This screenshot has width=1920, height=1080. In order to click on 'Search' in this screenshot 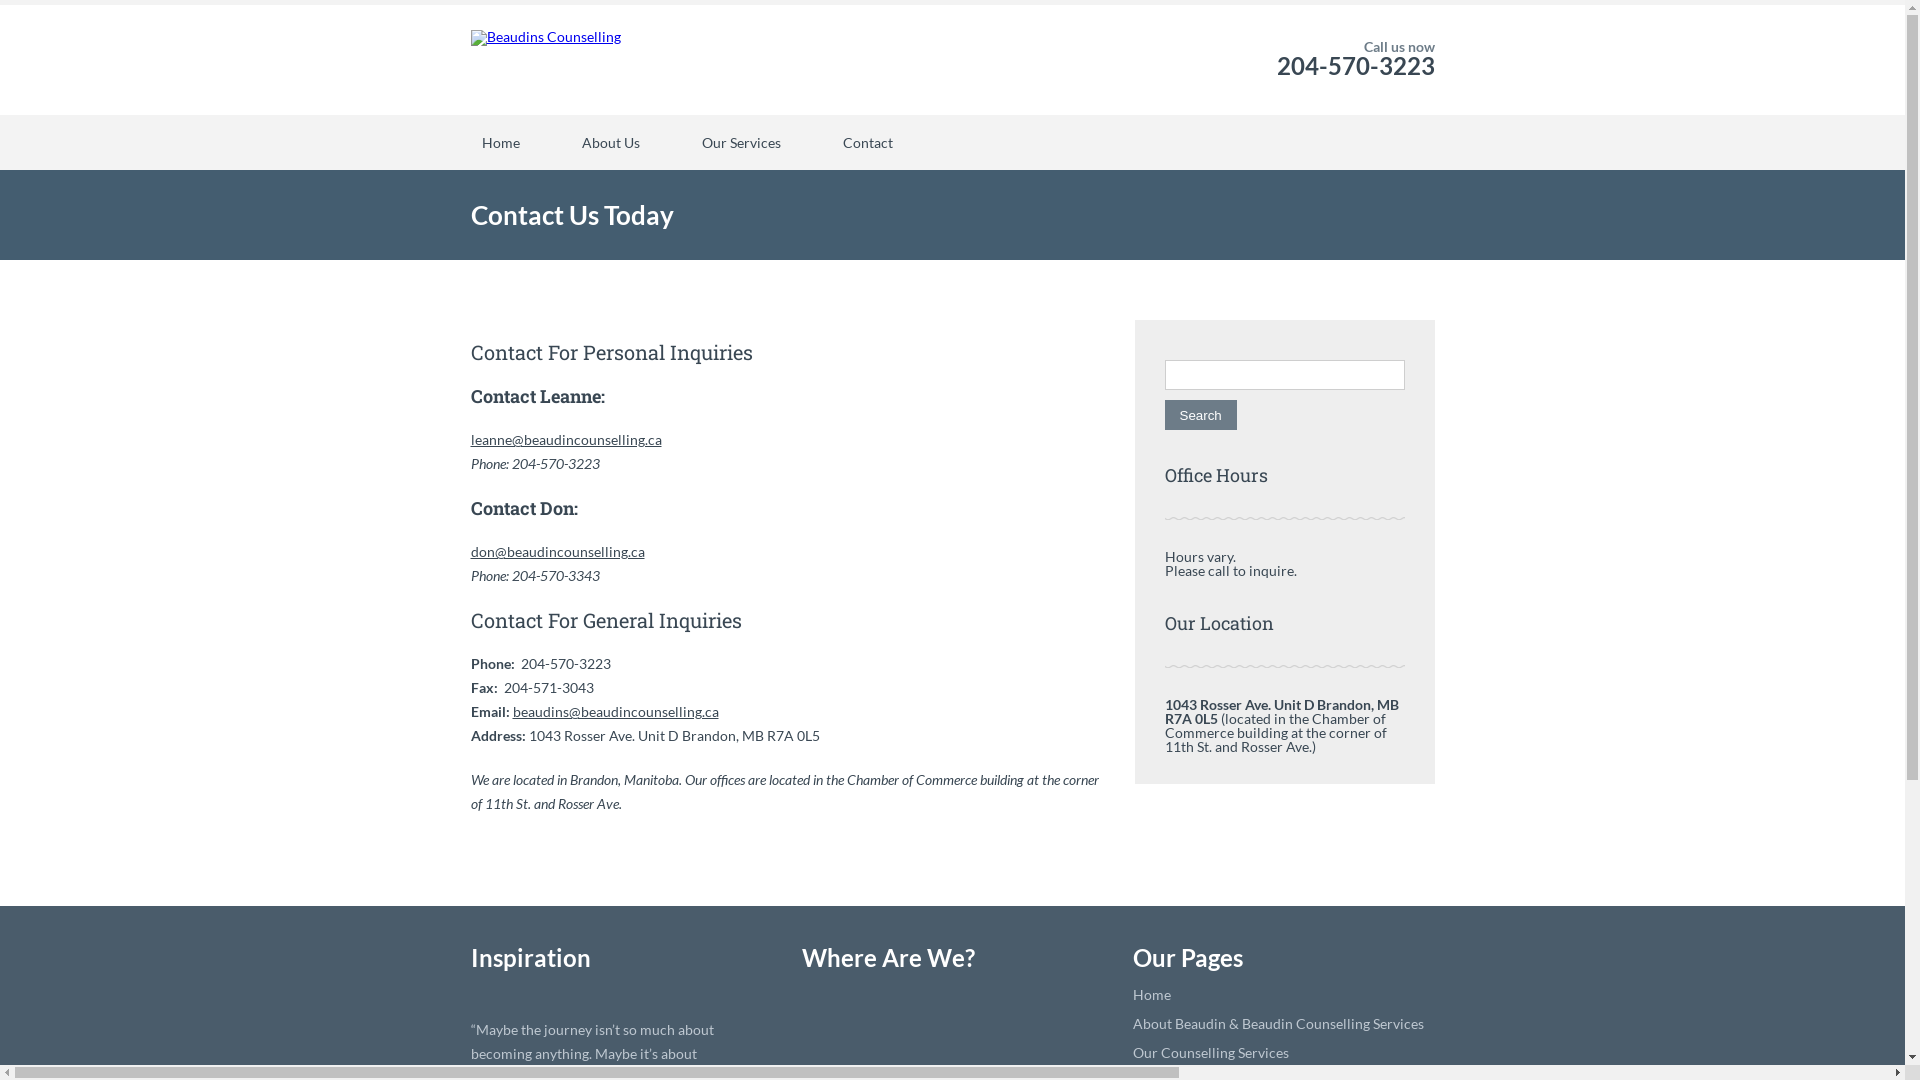, I will do `click(1163, 414)`.